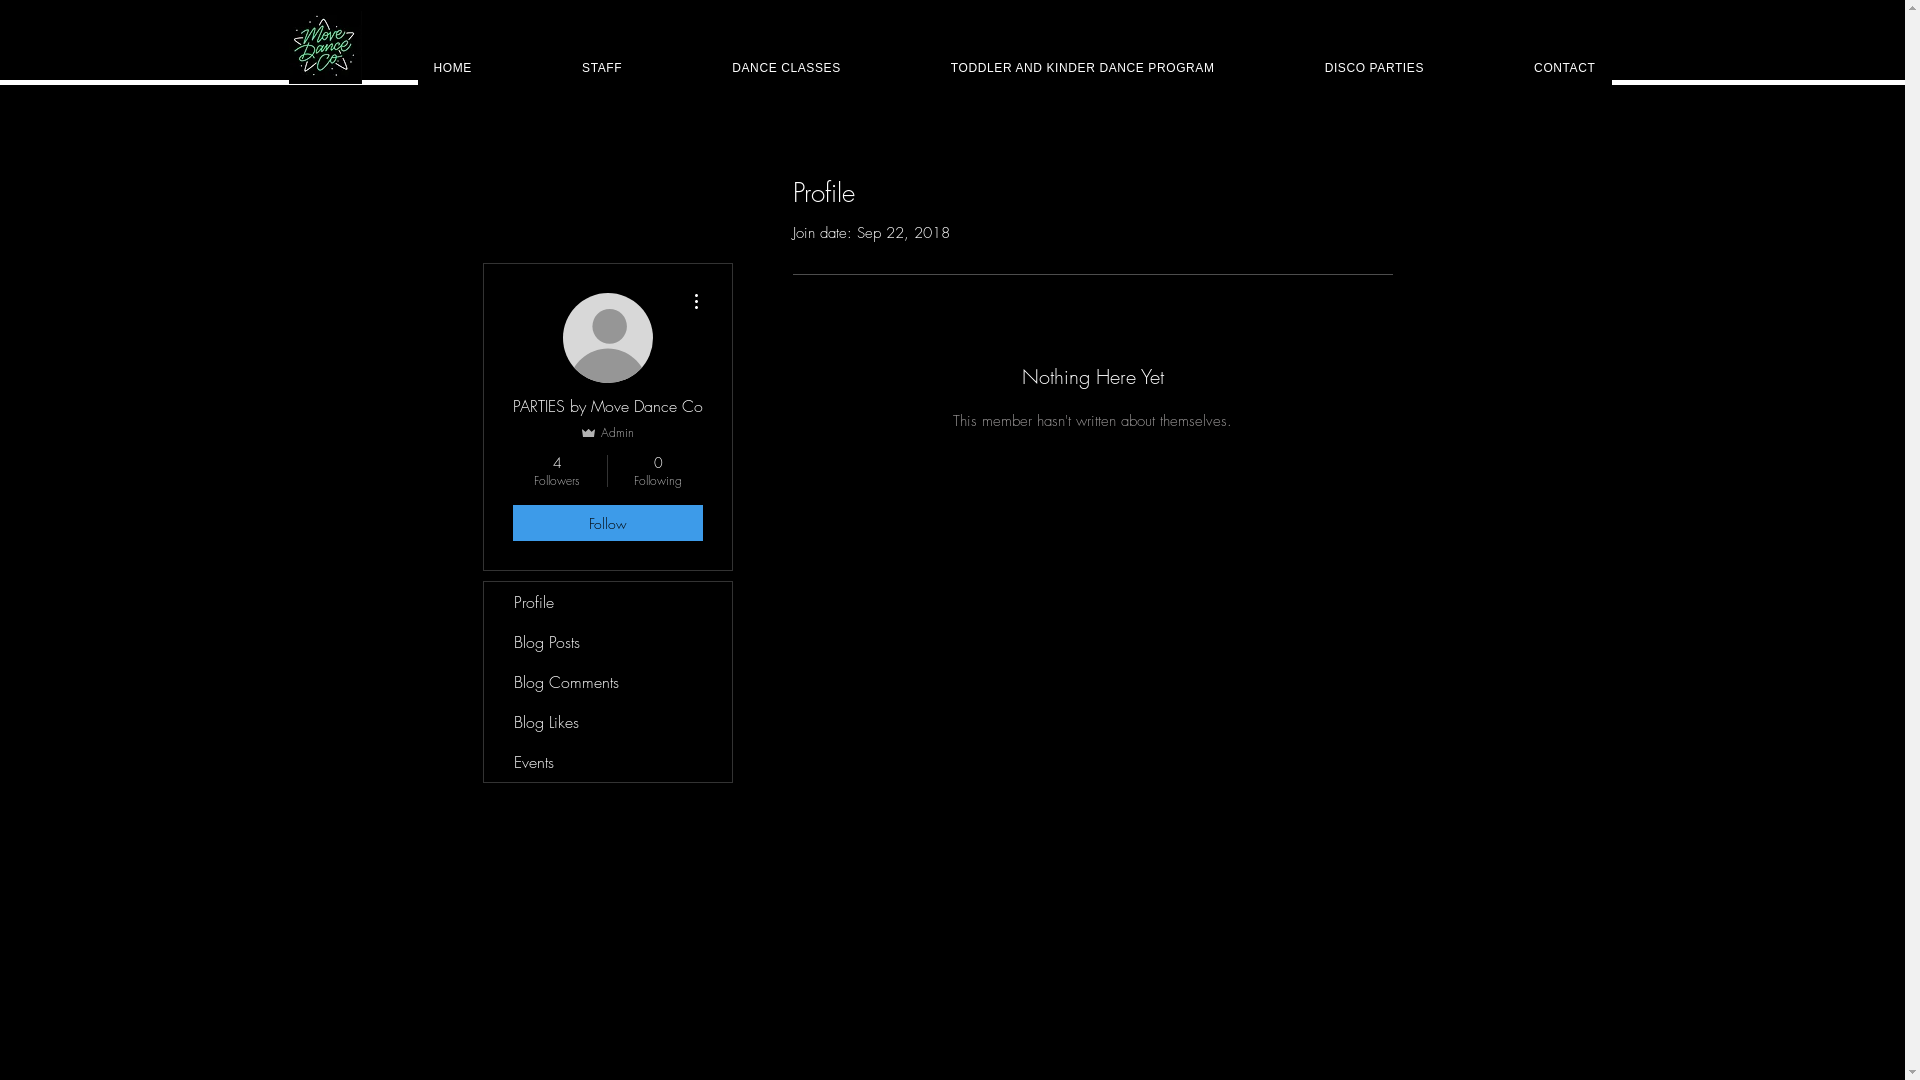  I want to click on 'STAFF', so click(600, 67).